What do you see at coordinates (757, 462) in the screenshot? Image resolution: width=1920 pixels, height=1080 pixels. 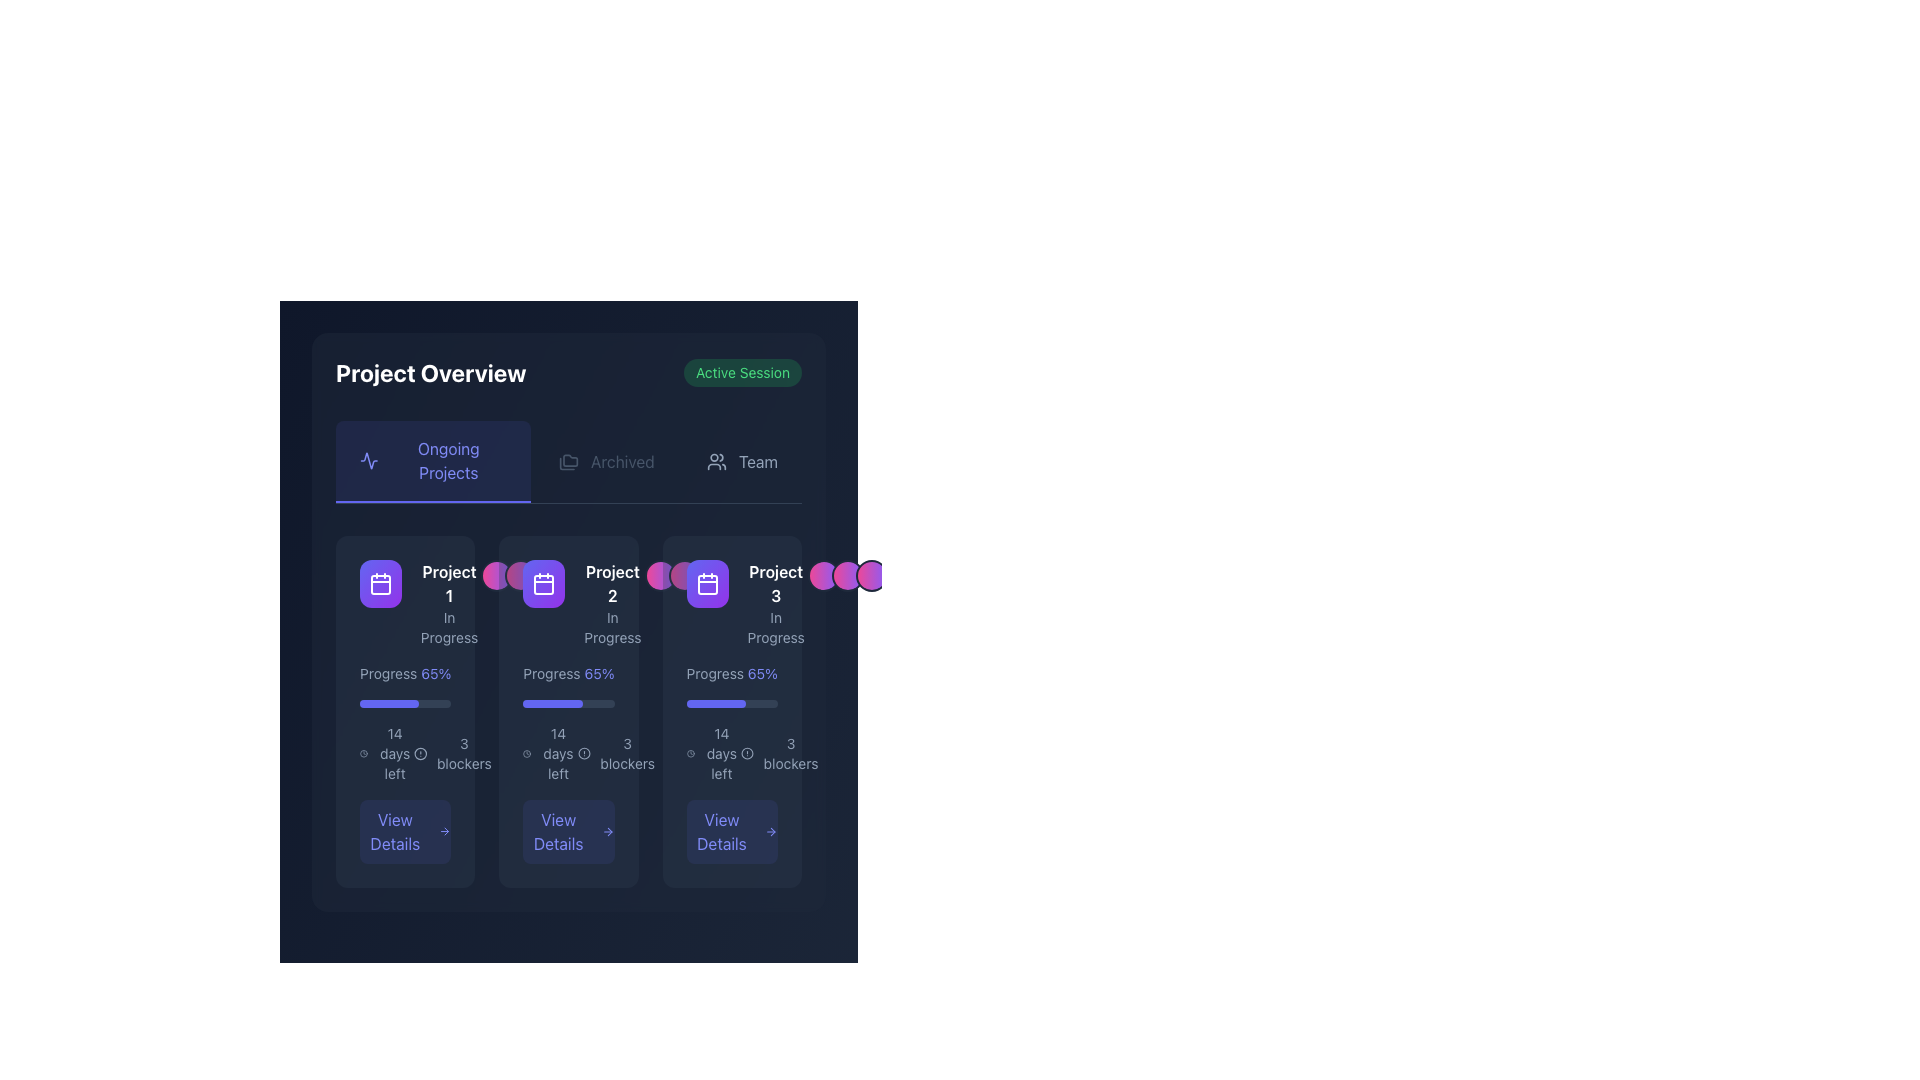 I see `the label indicating team management or collaboration, positioned at the rightmost side of the navigation bar` at bounding box center [757, 462].